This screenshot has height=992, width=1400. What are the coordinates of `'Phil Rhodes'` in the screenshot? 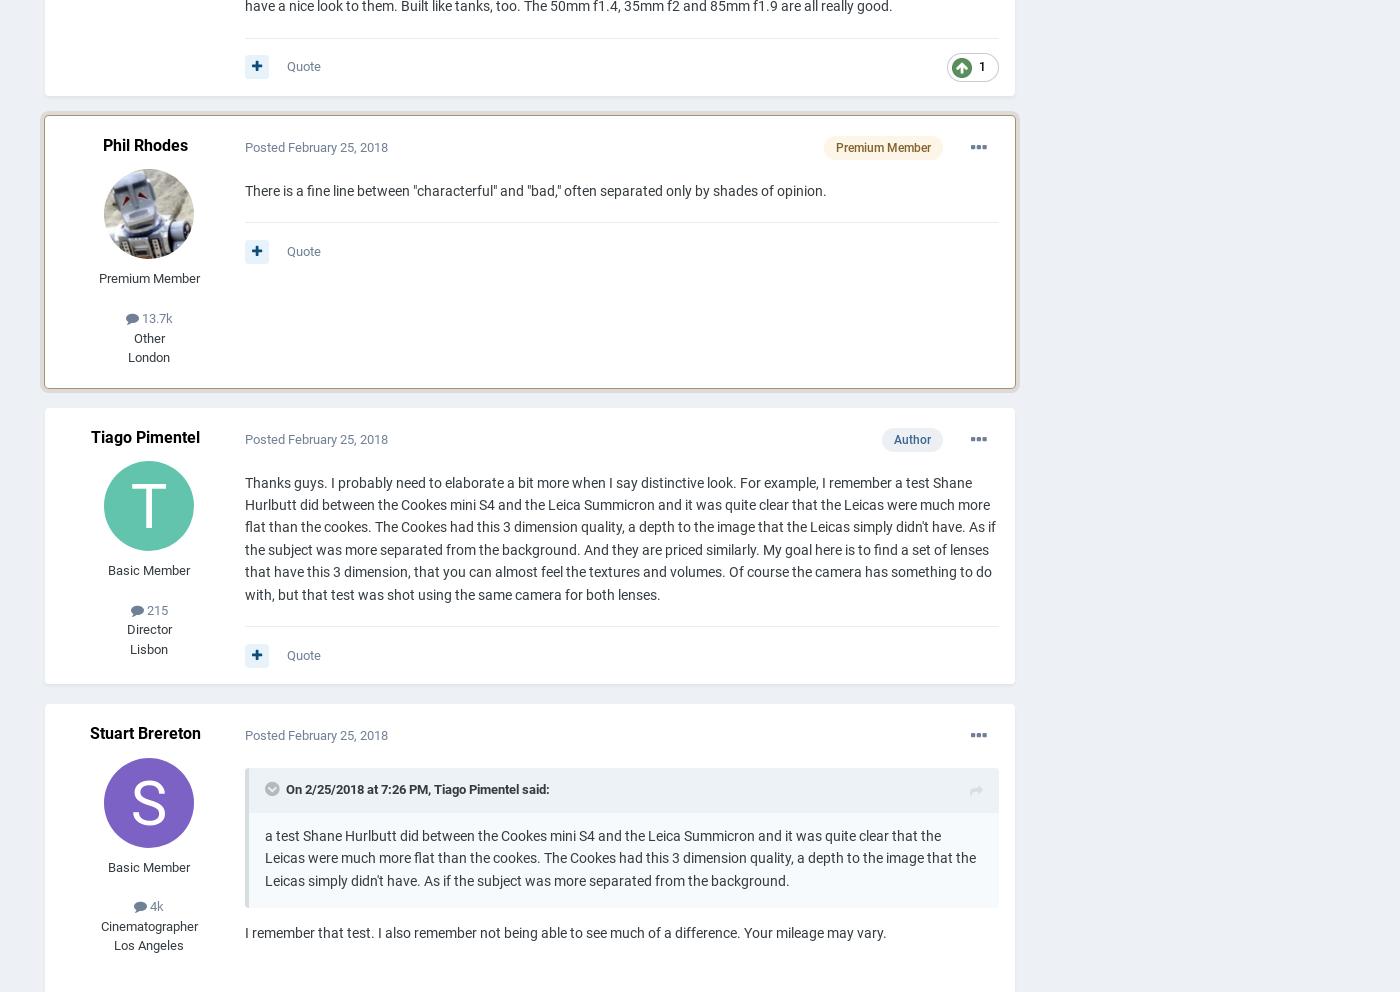 It's located at (144, 144).